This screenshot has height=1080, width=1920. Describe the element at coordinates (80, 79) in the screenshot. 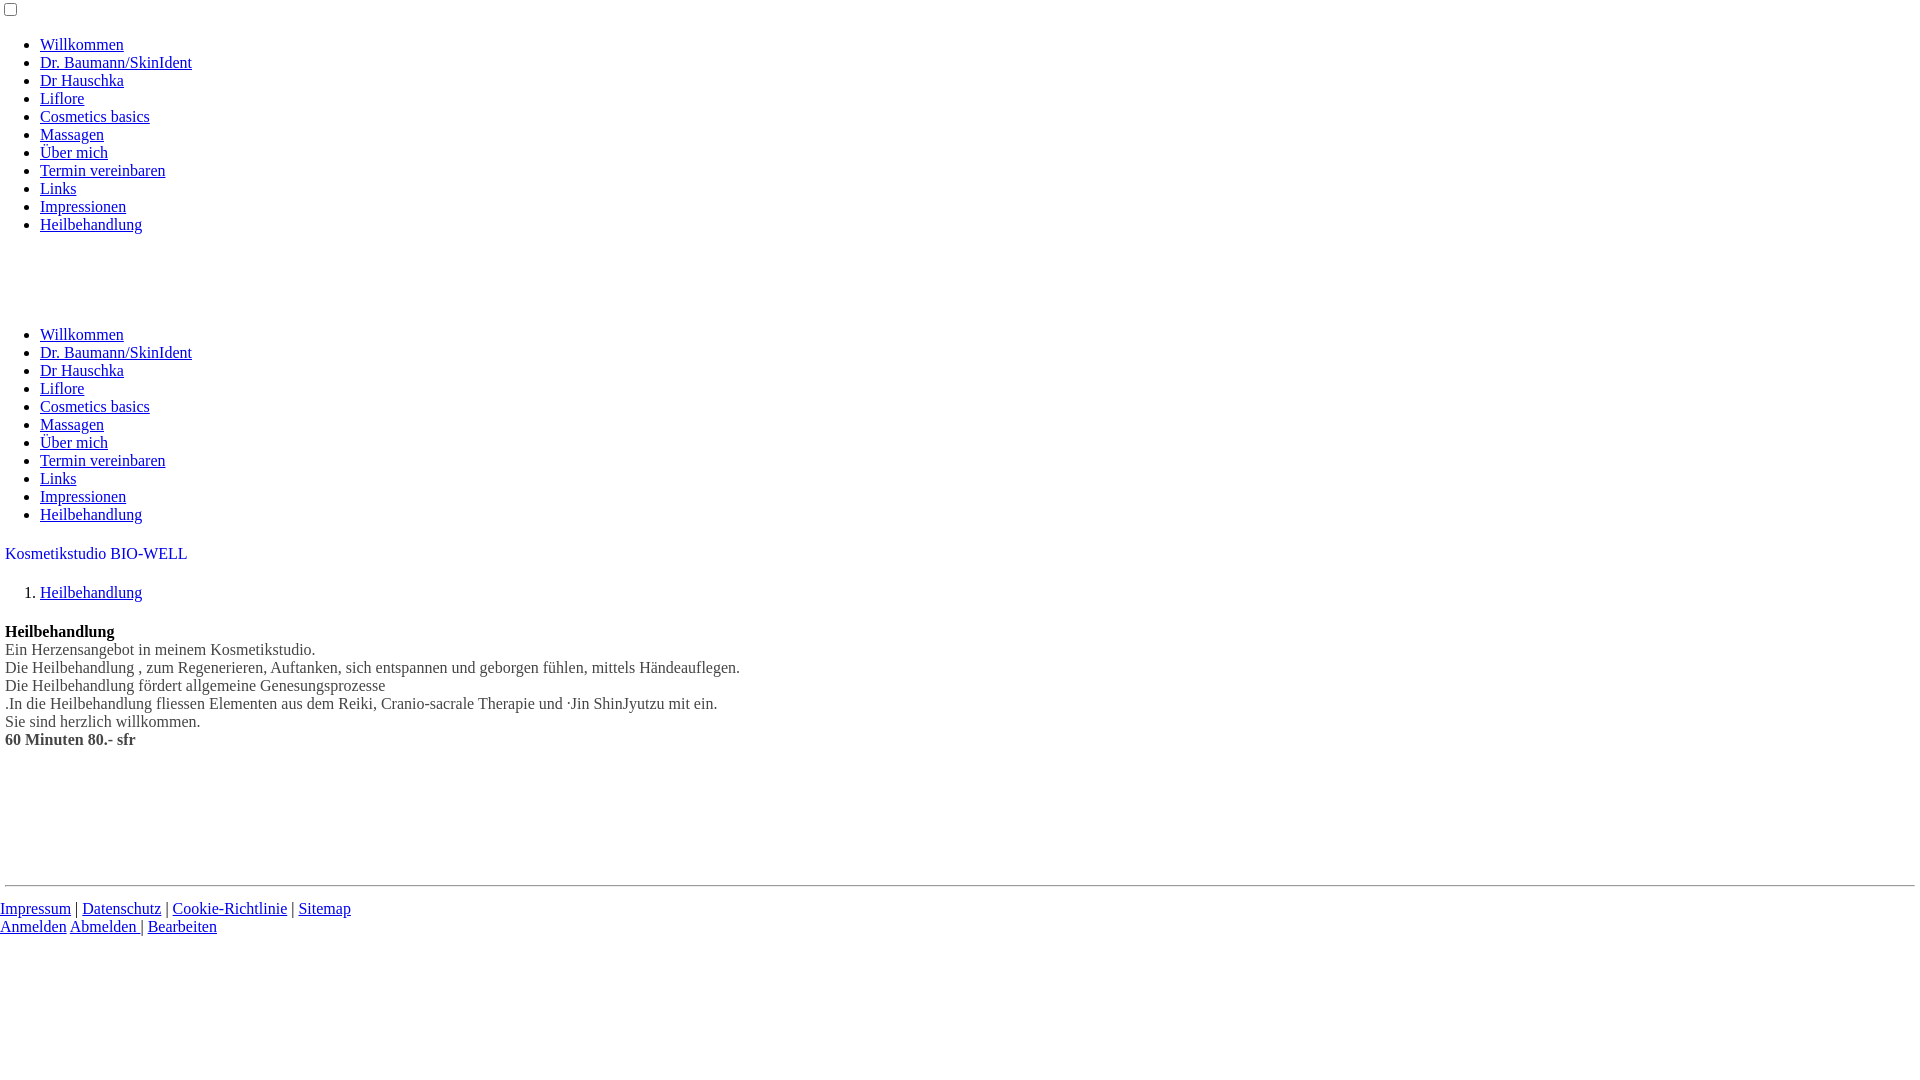

I see `'Dr Hauschka'` at that location.